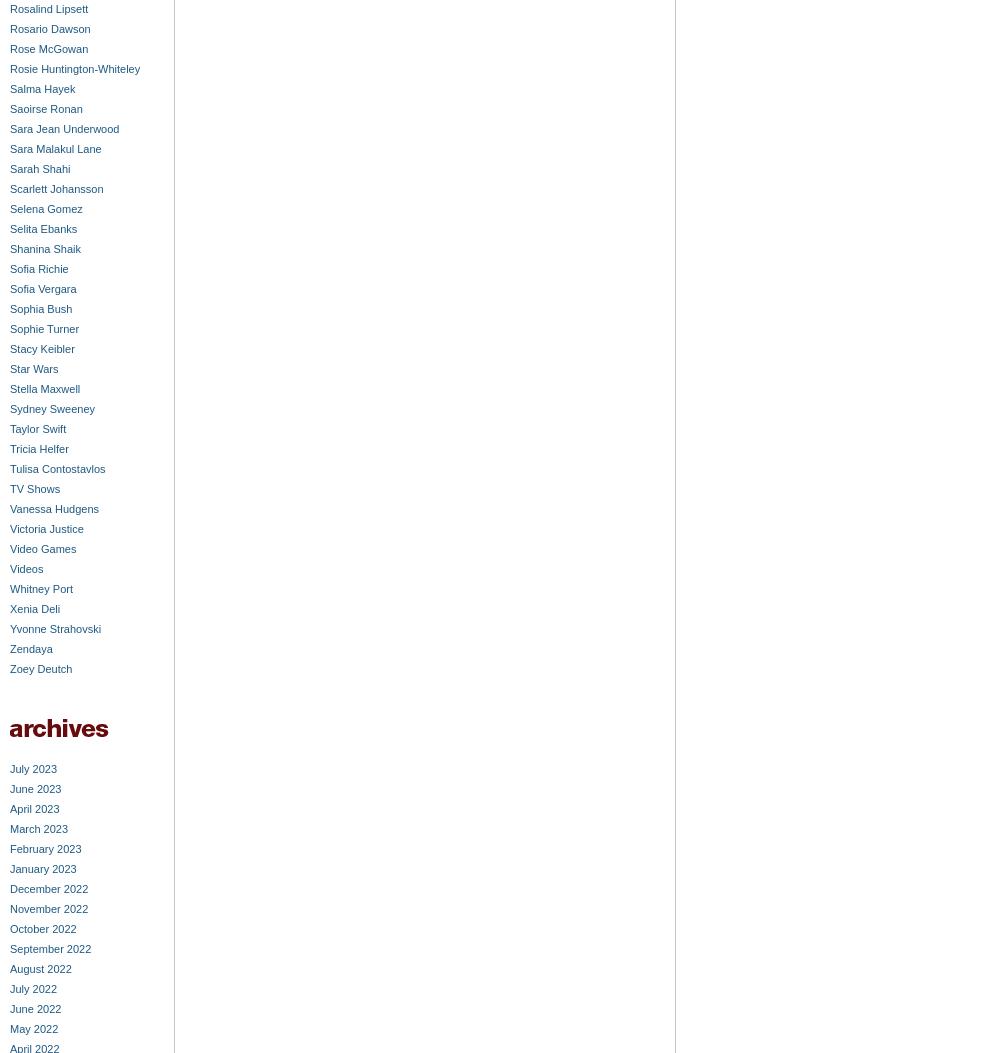 This screenshot has width=990, height=1053. What do you see at coordinates (38, 447) in the screenshot?
I see `'Tricia Helfer'` at bounding box center [38, 447].